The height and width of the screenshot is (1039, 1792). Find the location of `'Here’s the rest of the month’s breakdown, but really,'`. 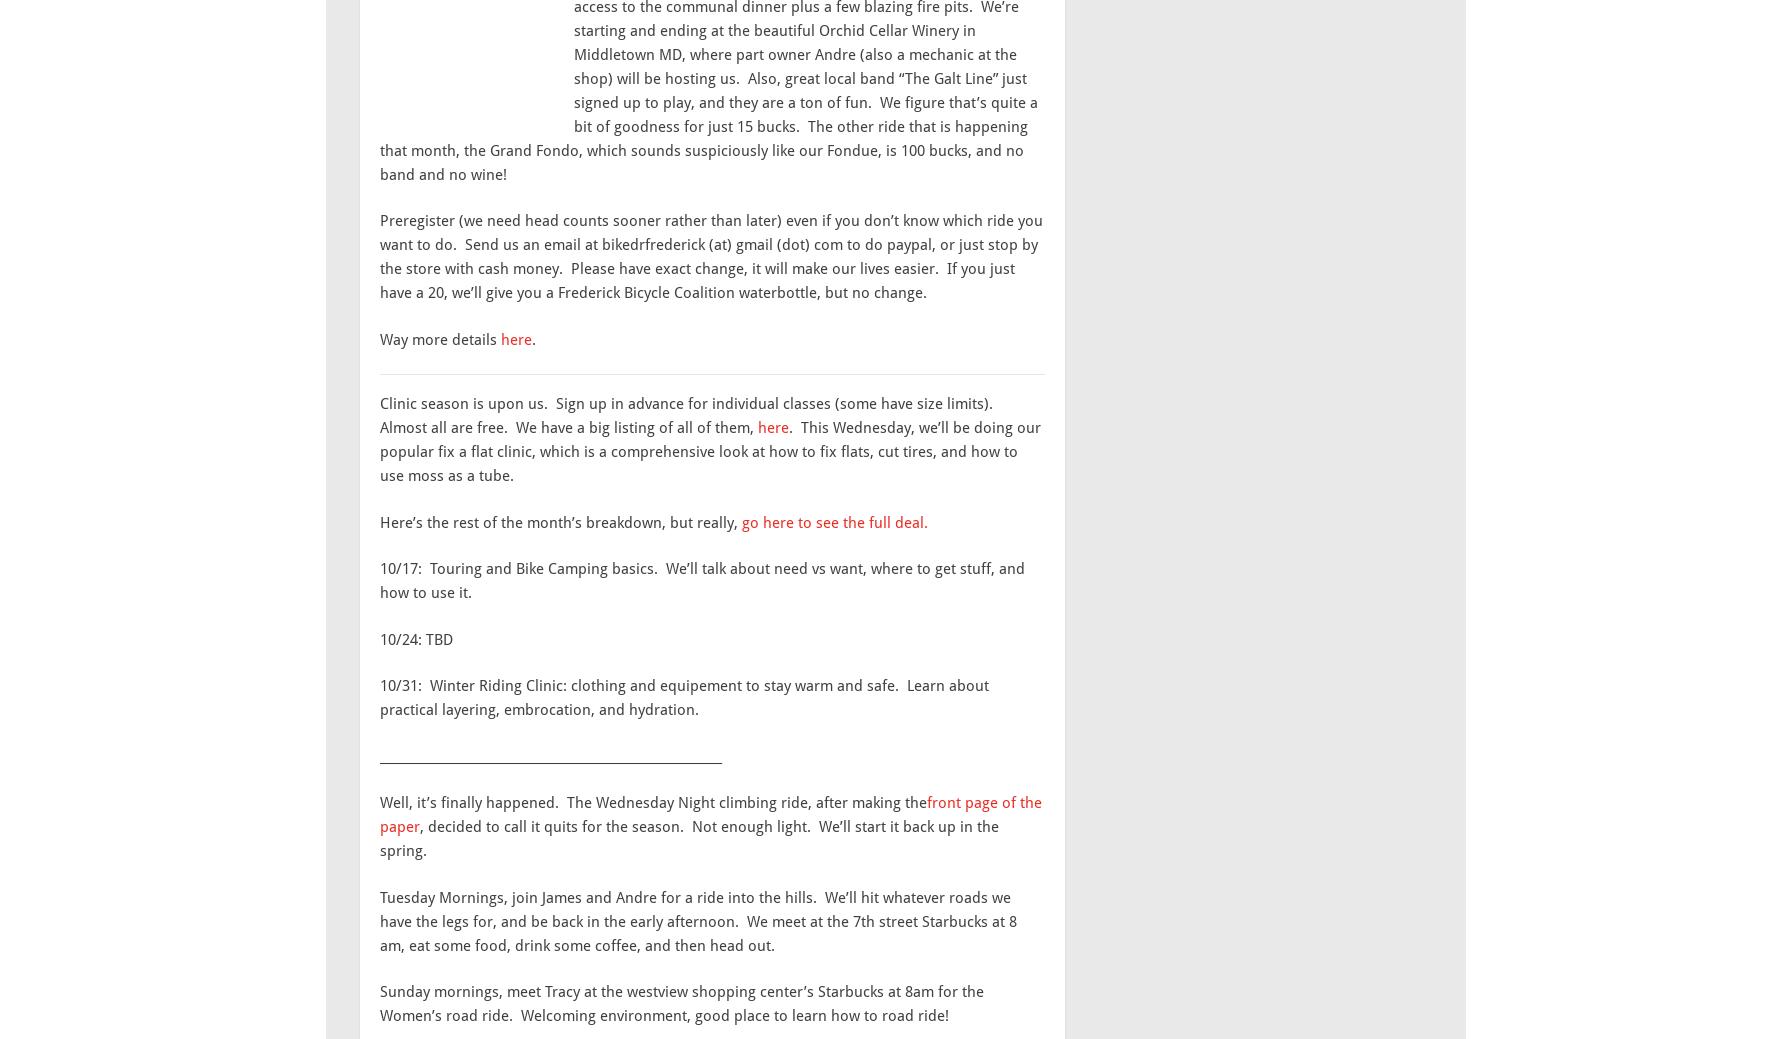

'Here’s the rest of the month’s breakdown, but really,' is located at coordinates (561, 521).